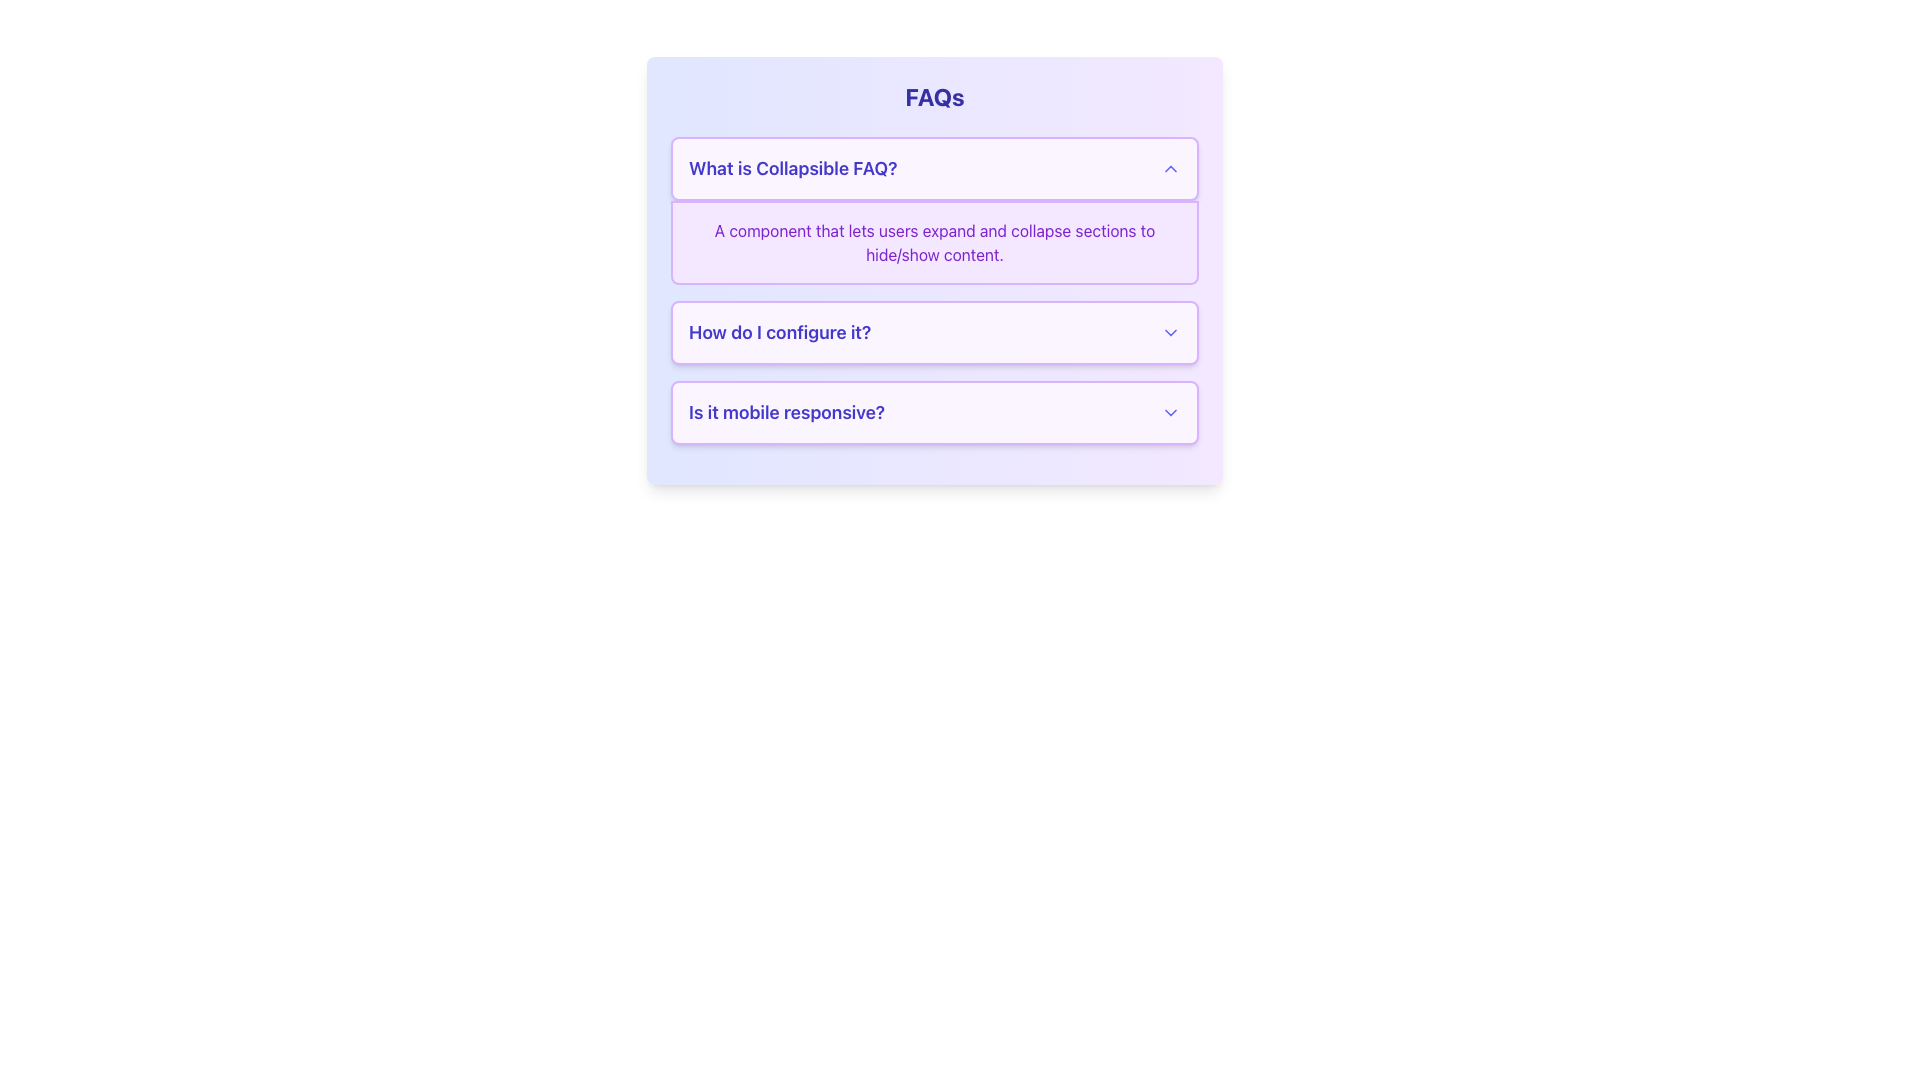  Describe the element at coordinates (934, 411) in the screenshot. I see `the collapsible panel labeled 'Is it mobile responsive?'` at that location.